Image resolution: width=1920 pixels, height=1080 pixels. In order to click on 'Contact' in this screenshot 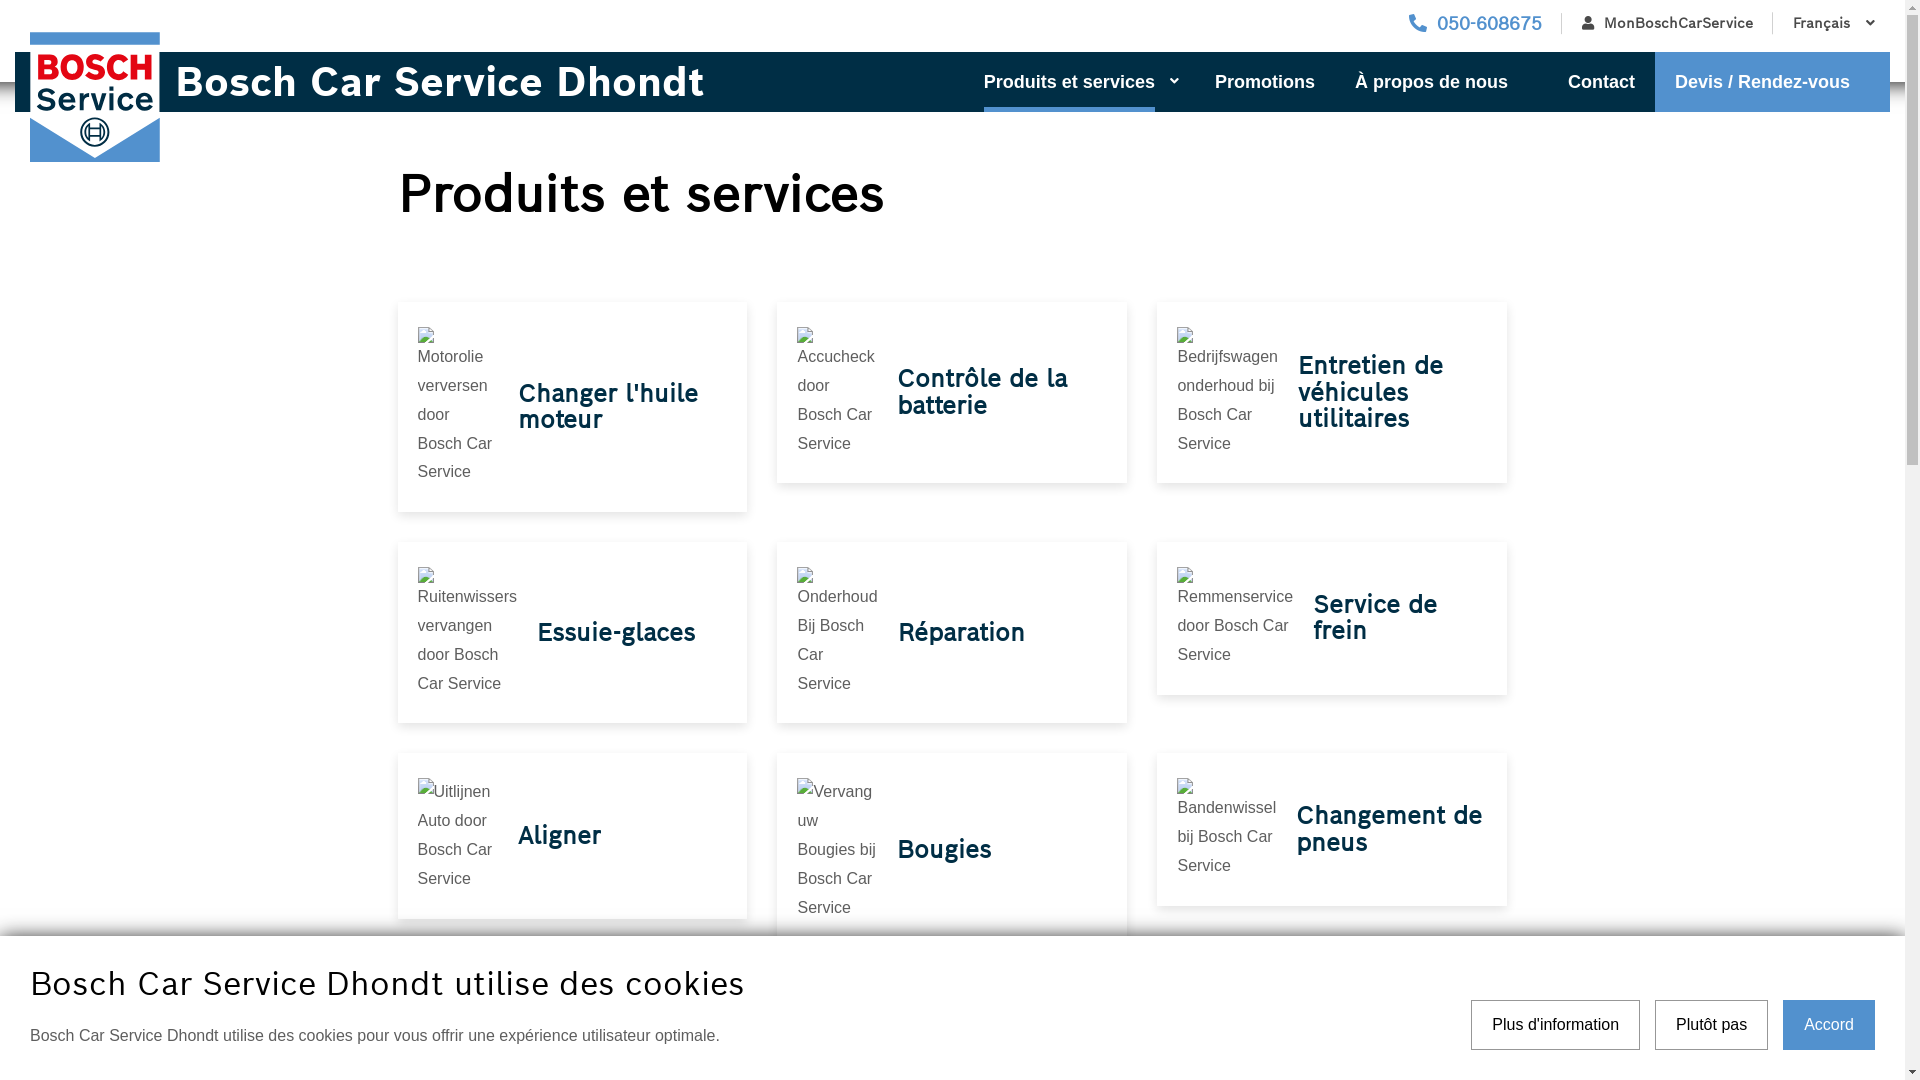, I will do `click(1601, 80)`.